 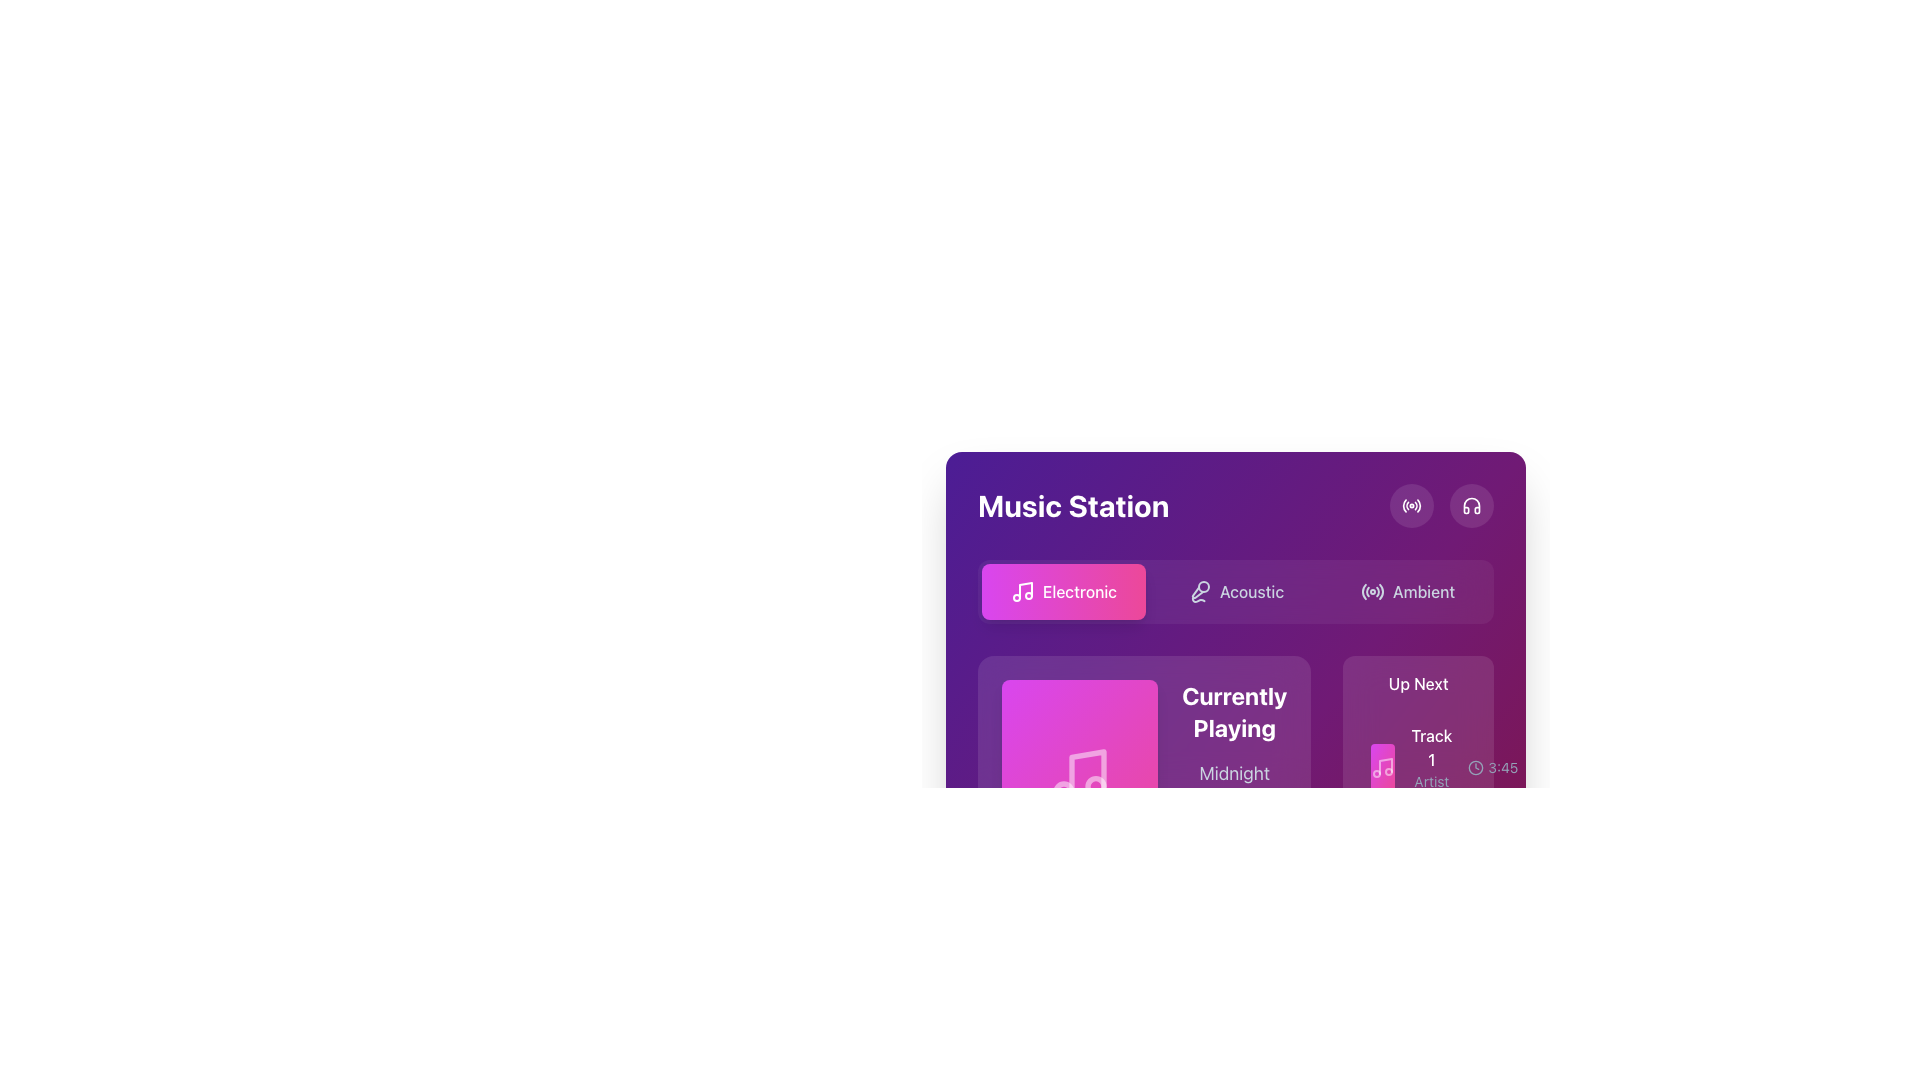 I want to click on vertical stem of the music note icon located in the 'Electronic' button within the 'Music Station' section by using developer tools, so click(x=1026, y=589).